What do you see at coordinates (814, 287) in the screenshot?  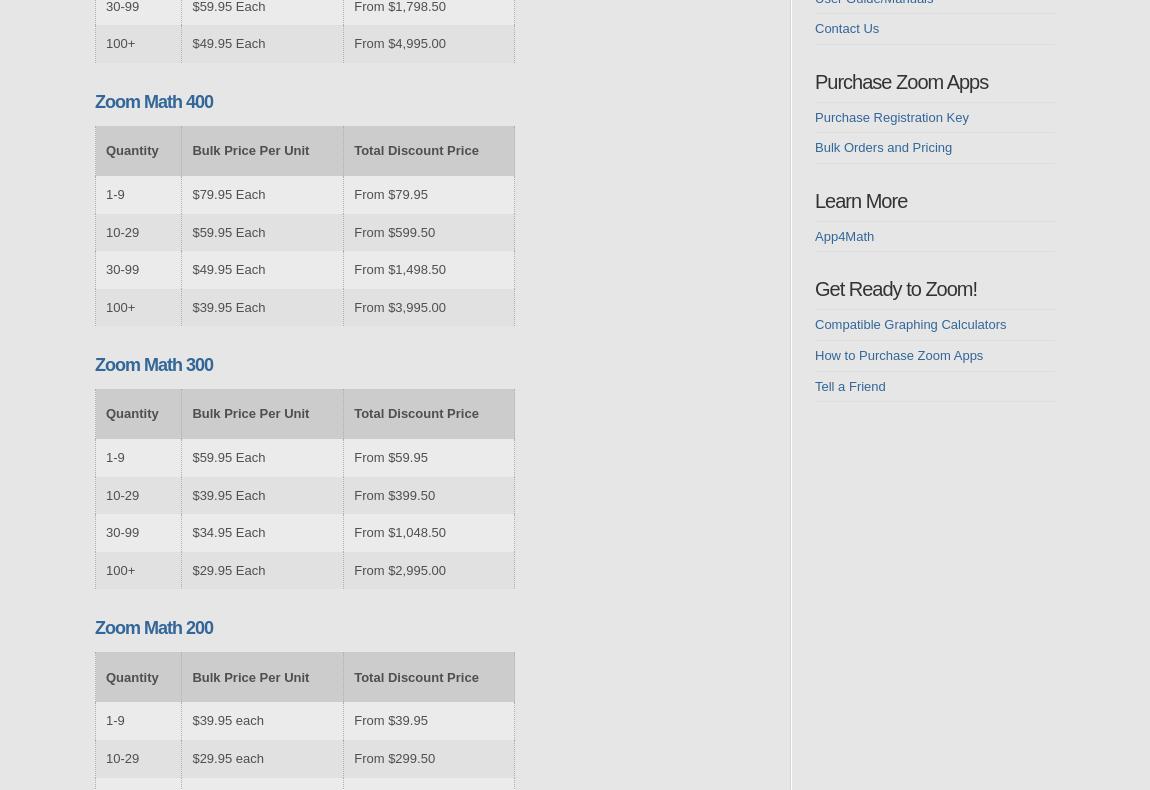 I see `'Get Ready to Zoom!'` at bounding box center [814, 287].